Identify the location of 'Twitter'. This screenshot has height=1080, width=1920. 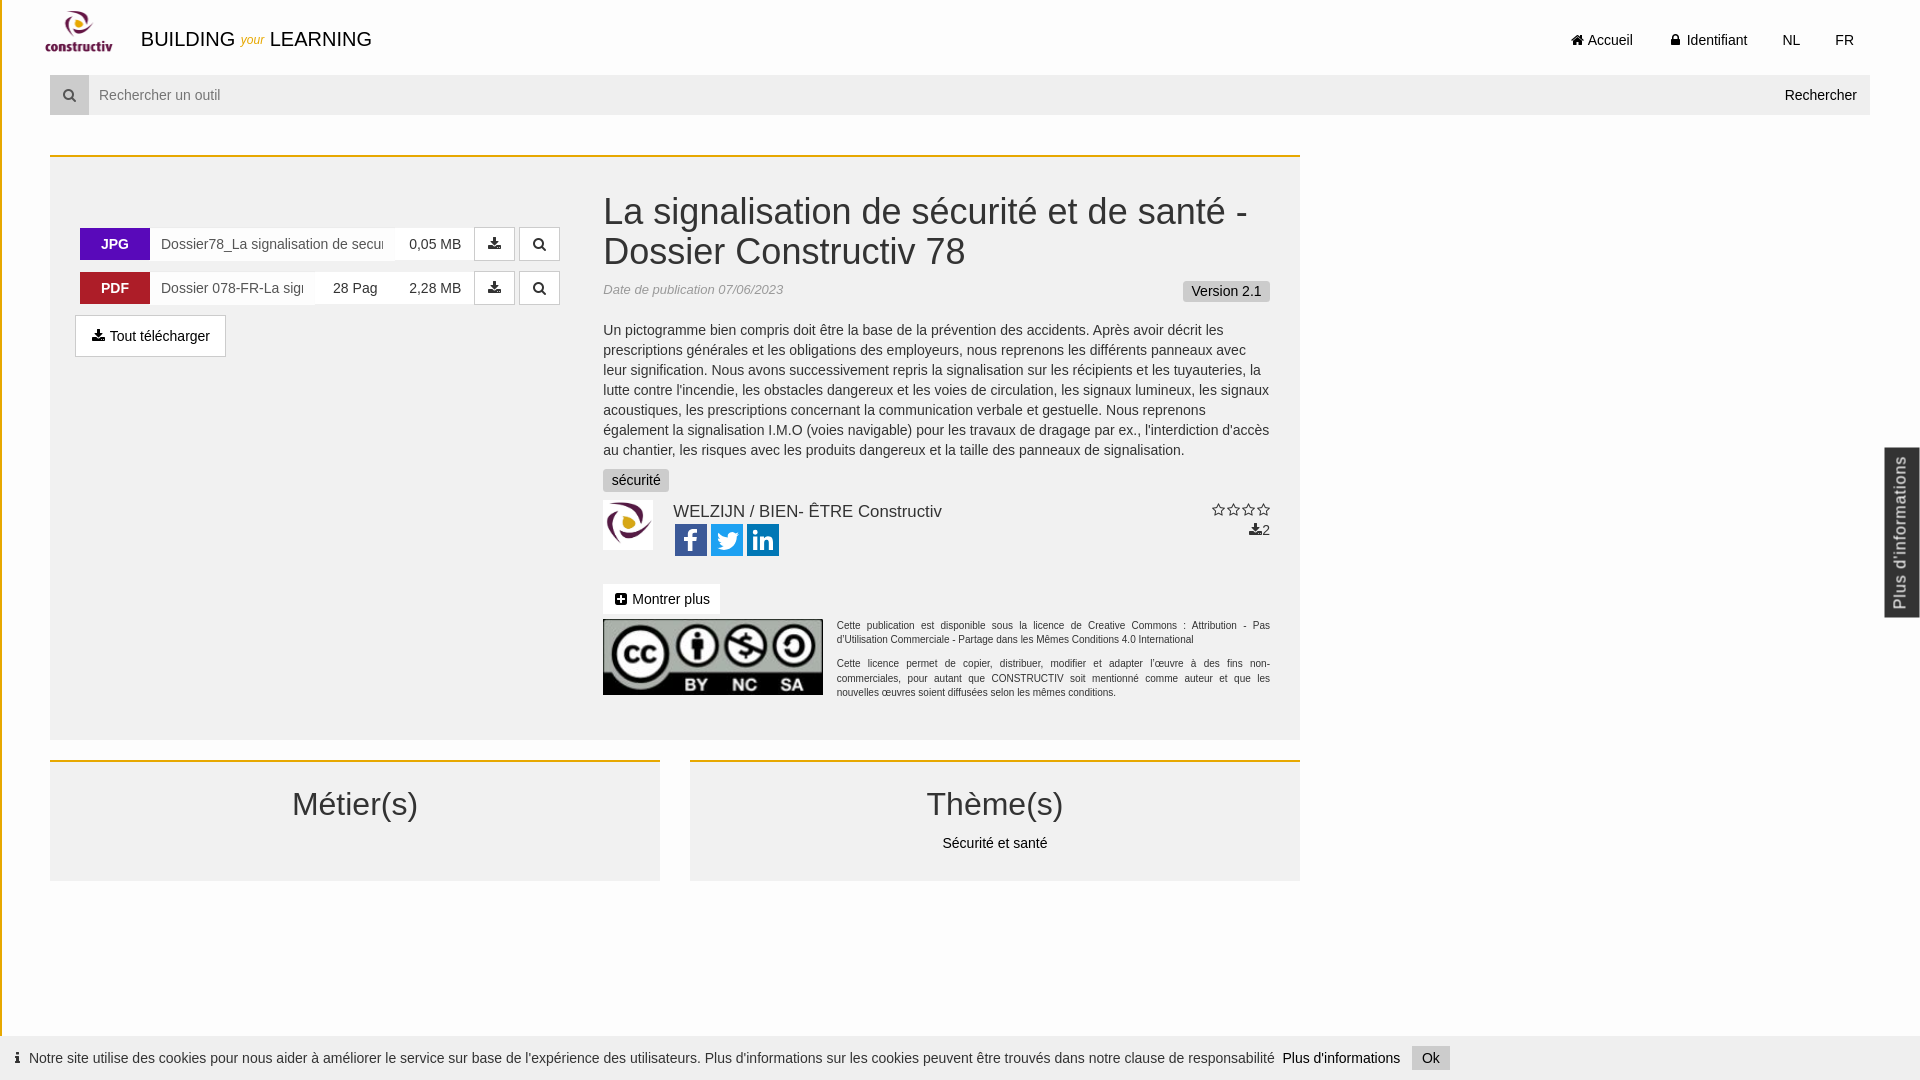
(725, 540).